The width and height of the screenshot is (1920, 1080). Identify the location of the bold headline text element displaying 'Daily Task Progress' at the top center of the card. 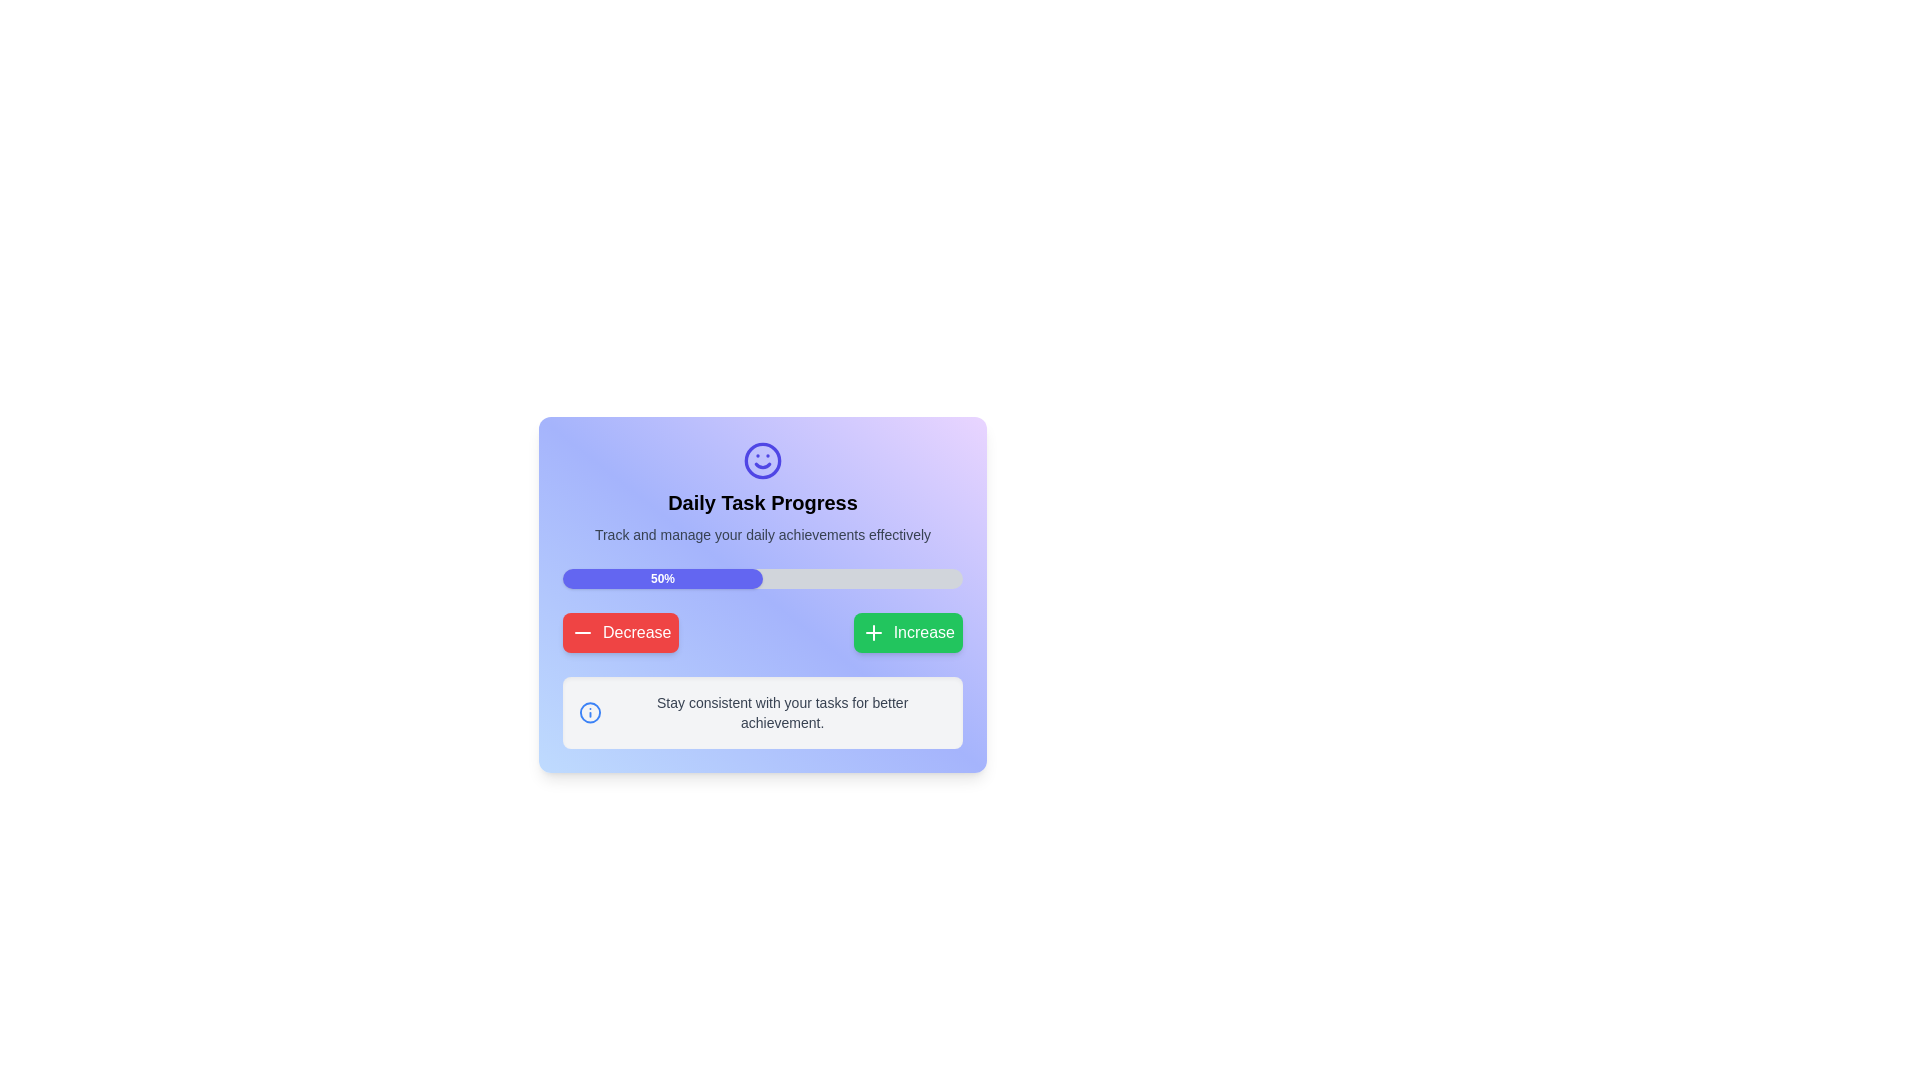
(762, 501).